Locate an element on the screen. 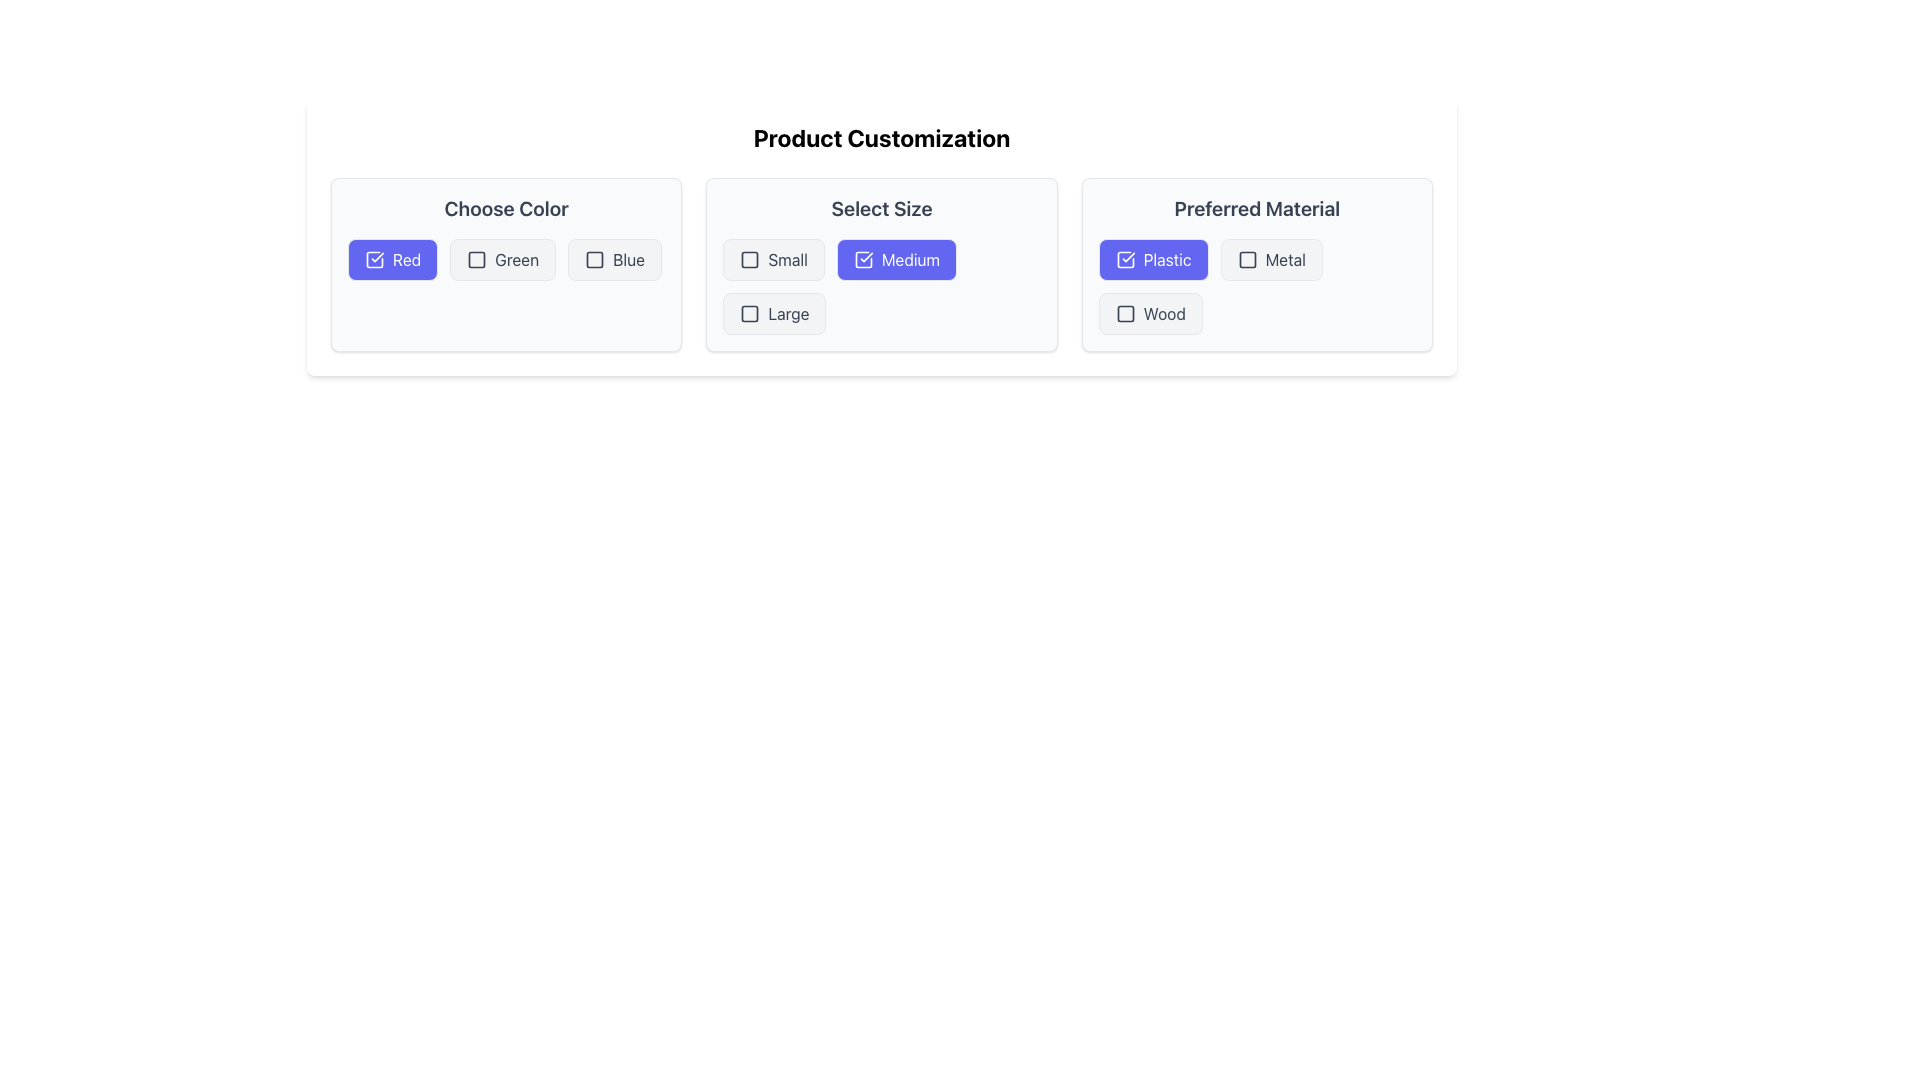  the 'Small' size button in the 'Select Size' group is located at coordinates (773, 258).